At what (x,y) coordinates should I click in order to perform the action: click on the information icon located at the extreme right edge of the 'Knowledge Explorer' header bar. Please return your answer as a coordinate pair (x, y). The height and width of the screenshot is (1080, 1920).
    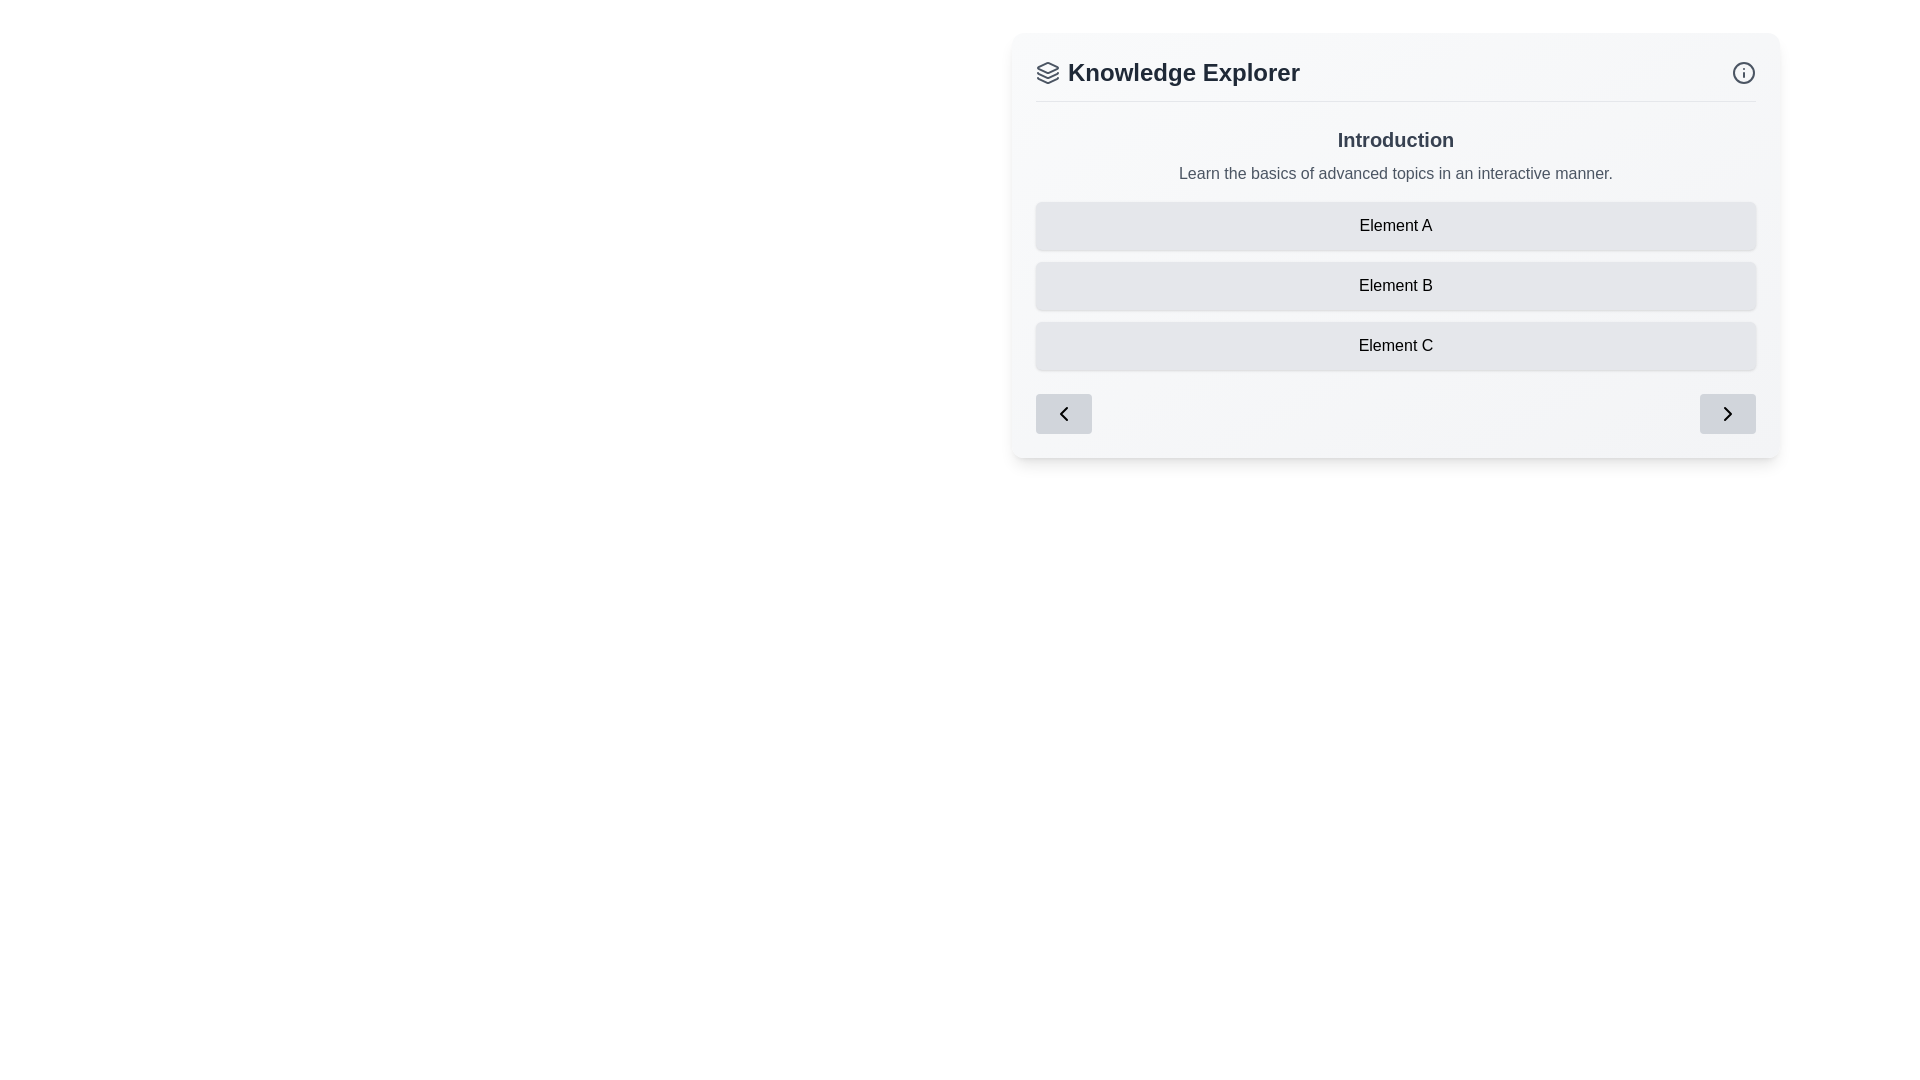
    Looking at the image, I should click on (1742, 72).